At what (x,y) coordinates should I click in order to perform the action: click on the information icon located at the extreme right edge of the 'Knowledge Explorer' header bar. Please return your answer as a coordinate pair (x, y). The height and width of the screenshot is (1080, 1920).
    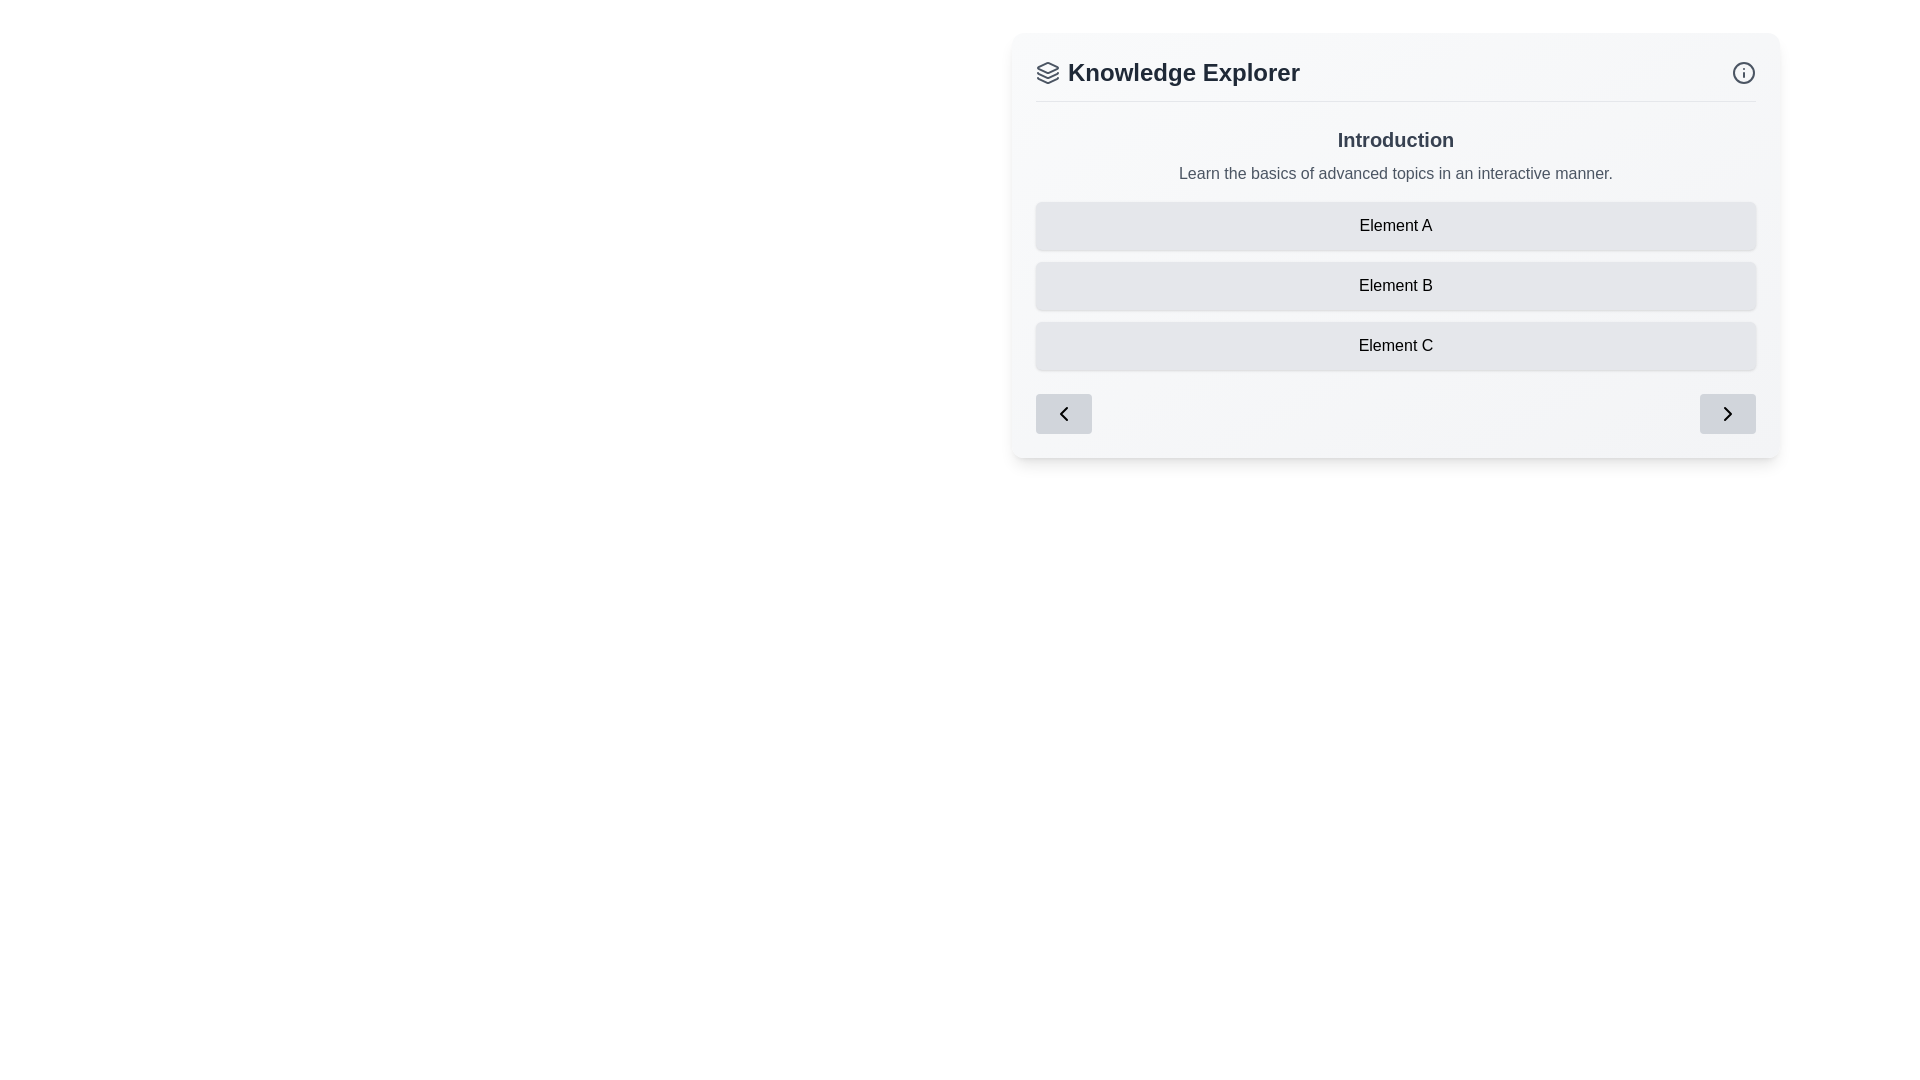
    Looking at the image, I should click on (1742, 72).